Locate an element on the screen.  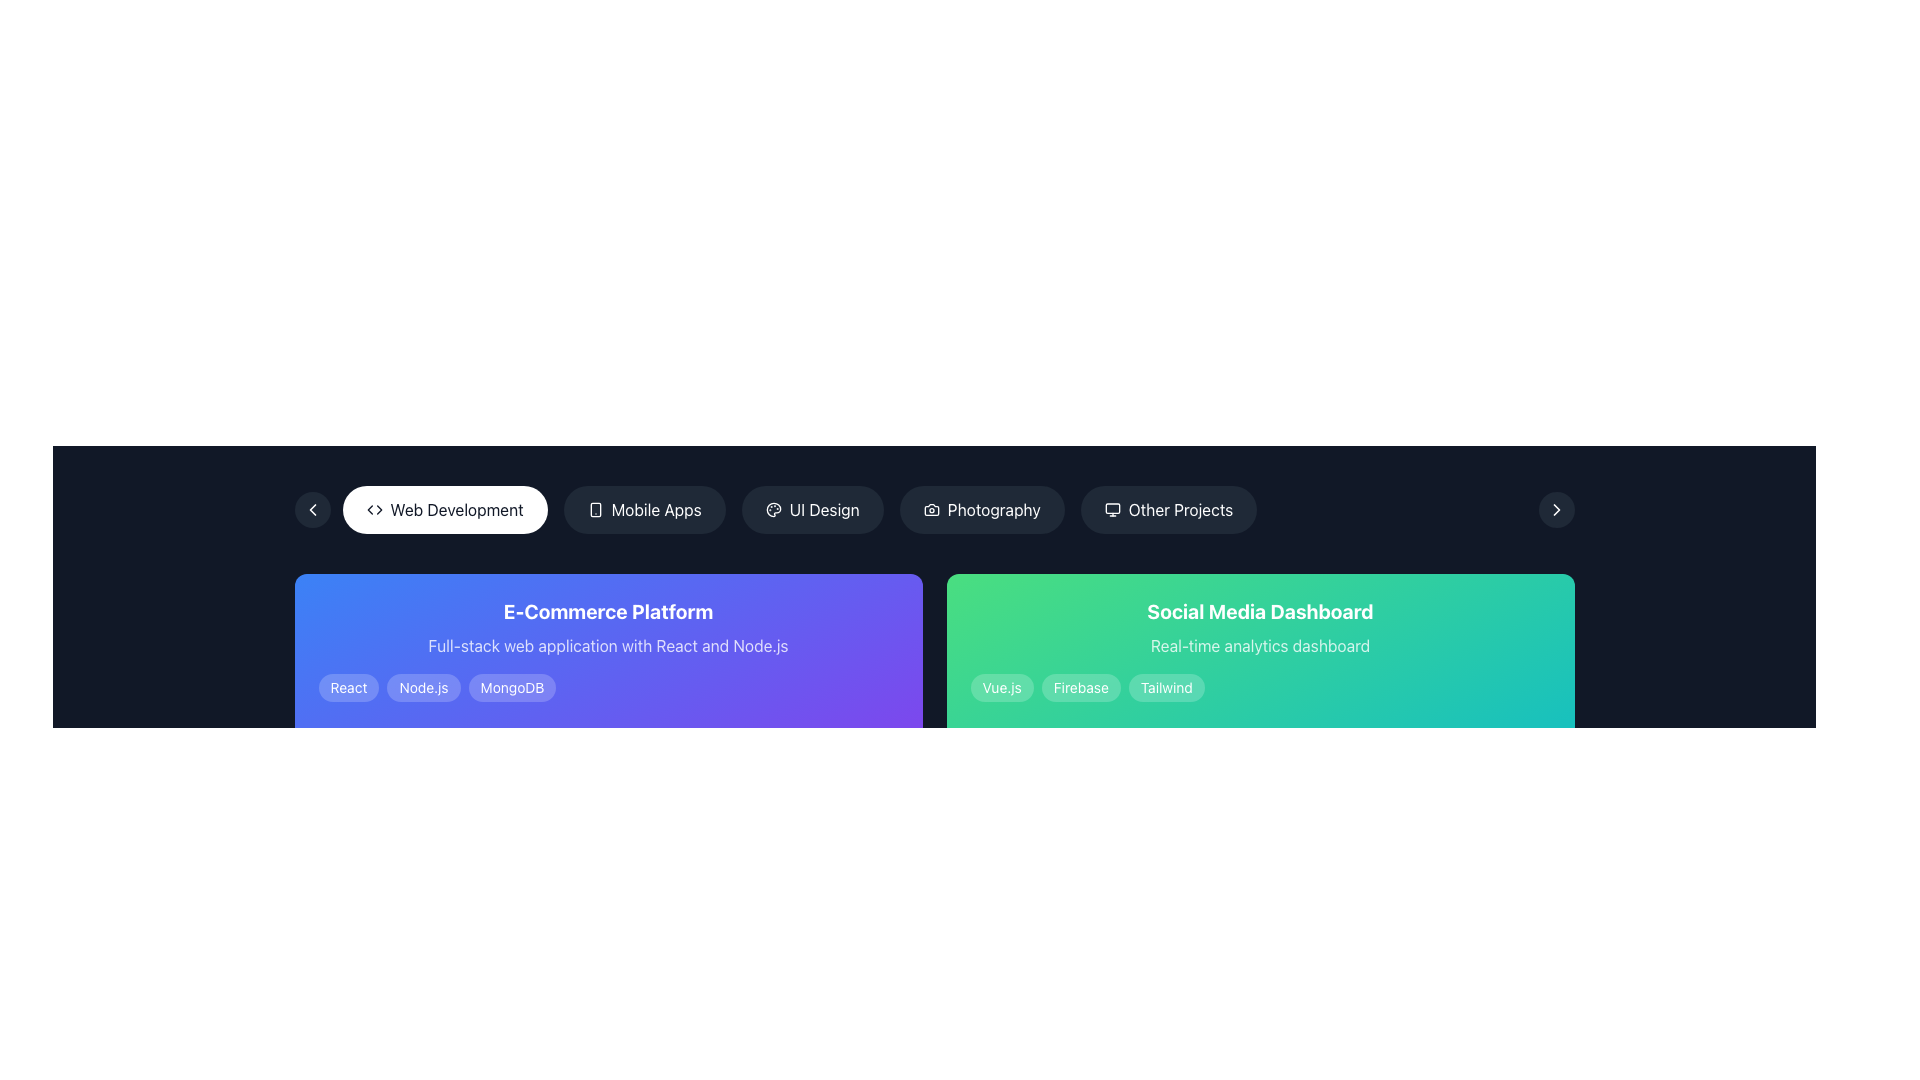
the content of the Text Label representing the title of the dashboard, which is centrally located in the green gradient rectangular area of the card layout is located at coordinates (1259, 611).